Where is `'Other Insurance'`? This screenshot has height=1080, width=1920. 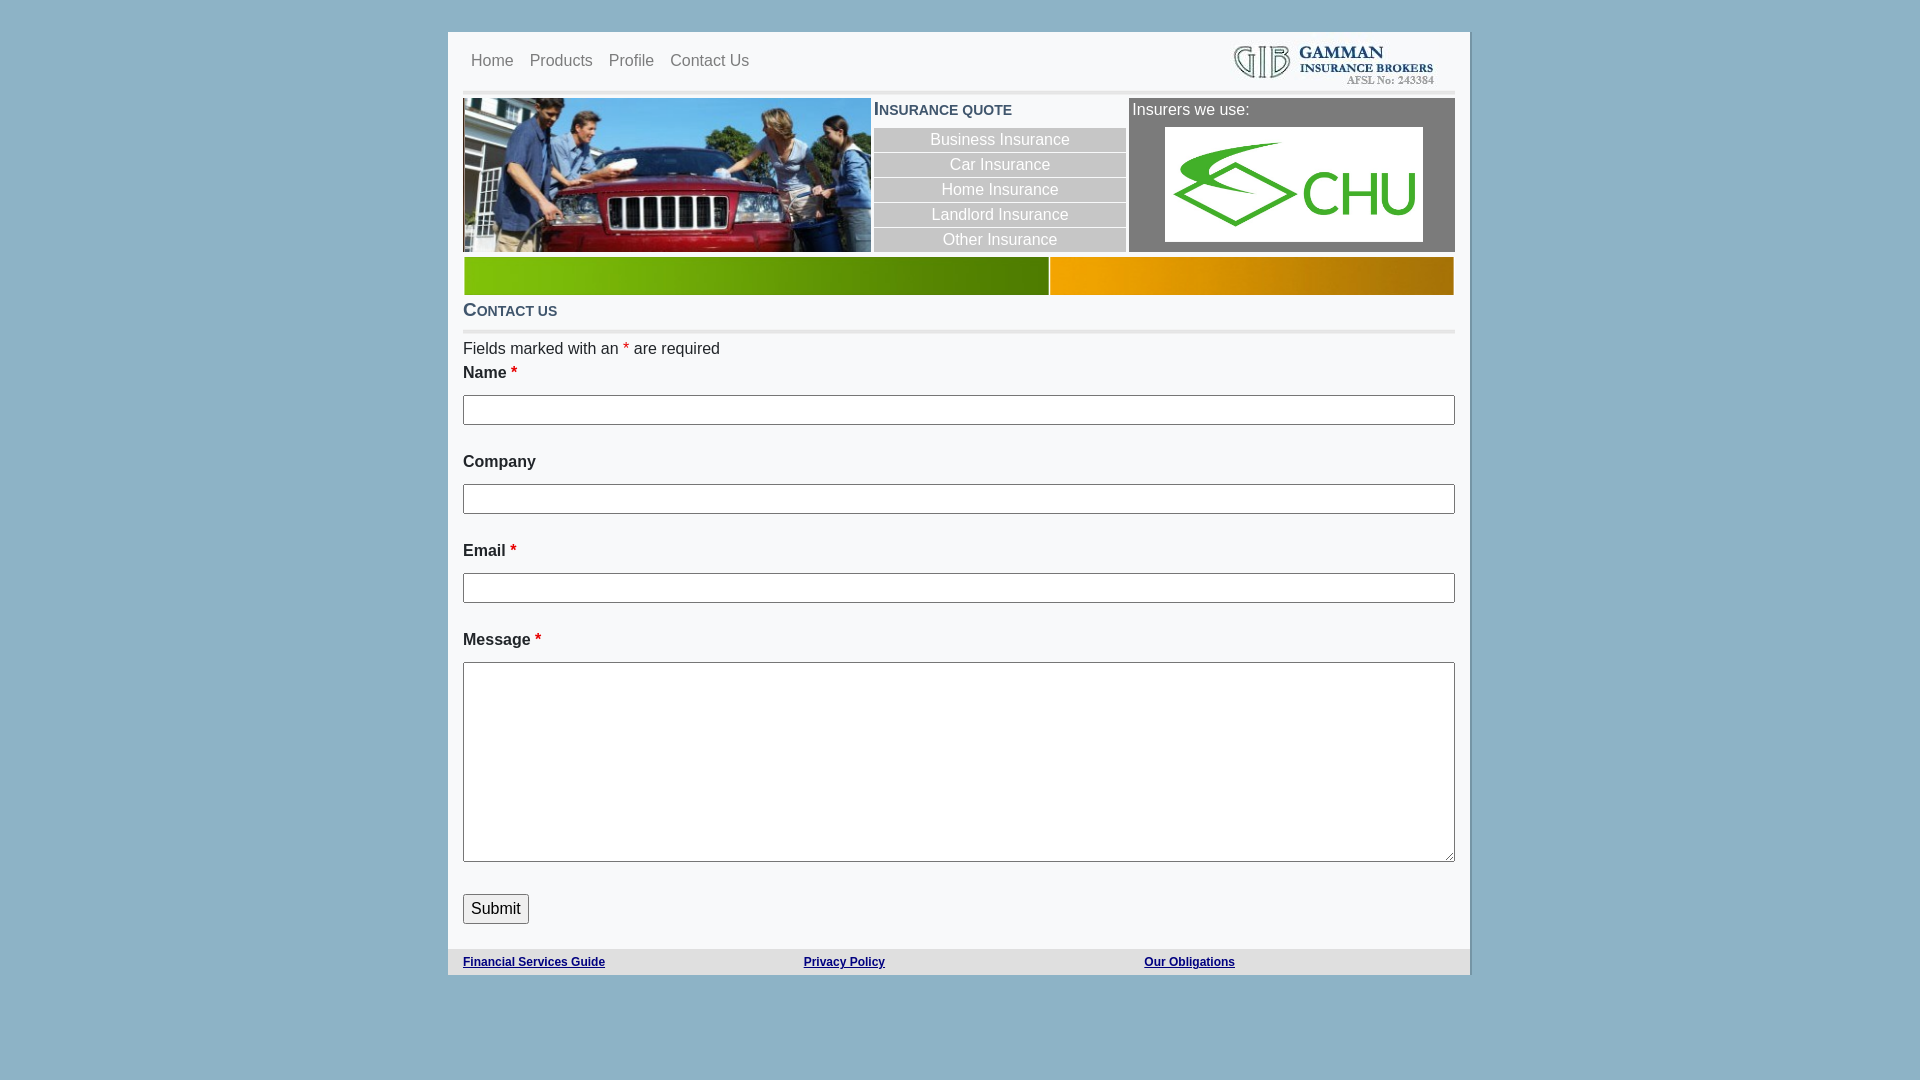
'Other Insurance' is located at coordinates (1000, 238).